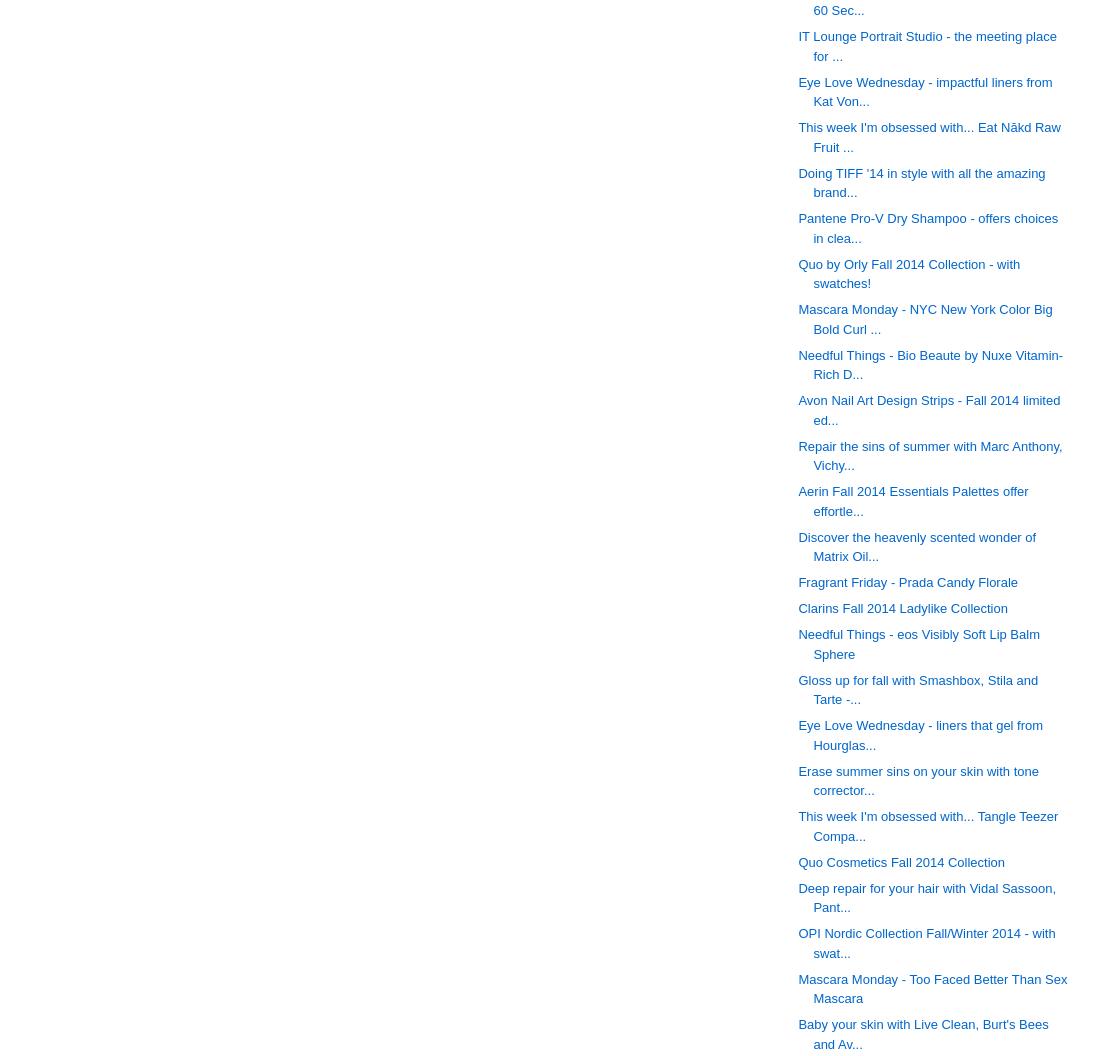  I want to click on 'Gloss up for fall with Smashbox, Stila and Tarte -...', so click(917, 689).